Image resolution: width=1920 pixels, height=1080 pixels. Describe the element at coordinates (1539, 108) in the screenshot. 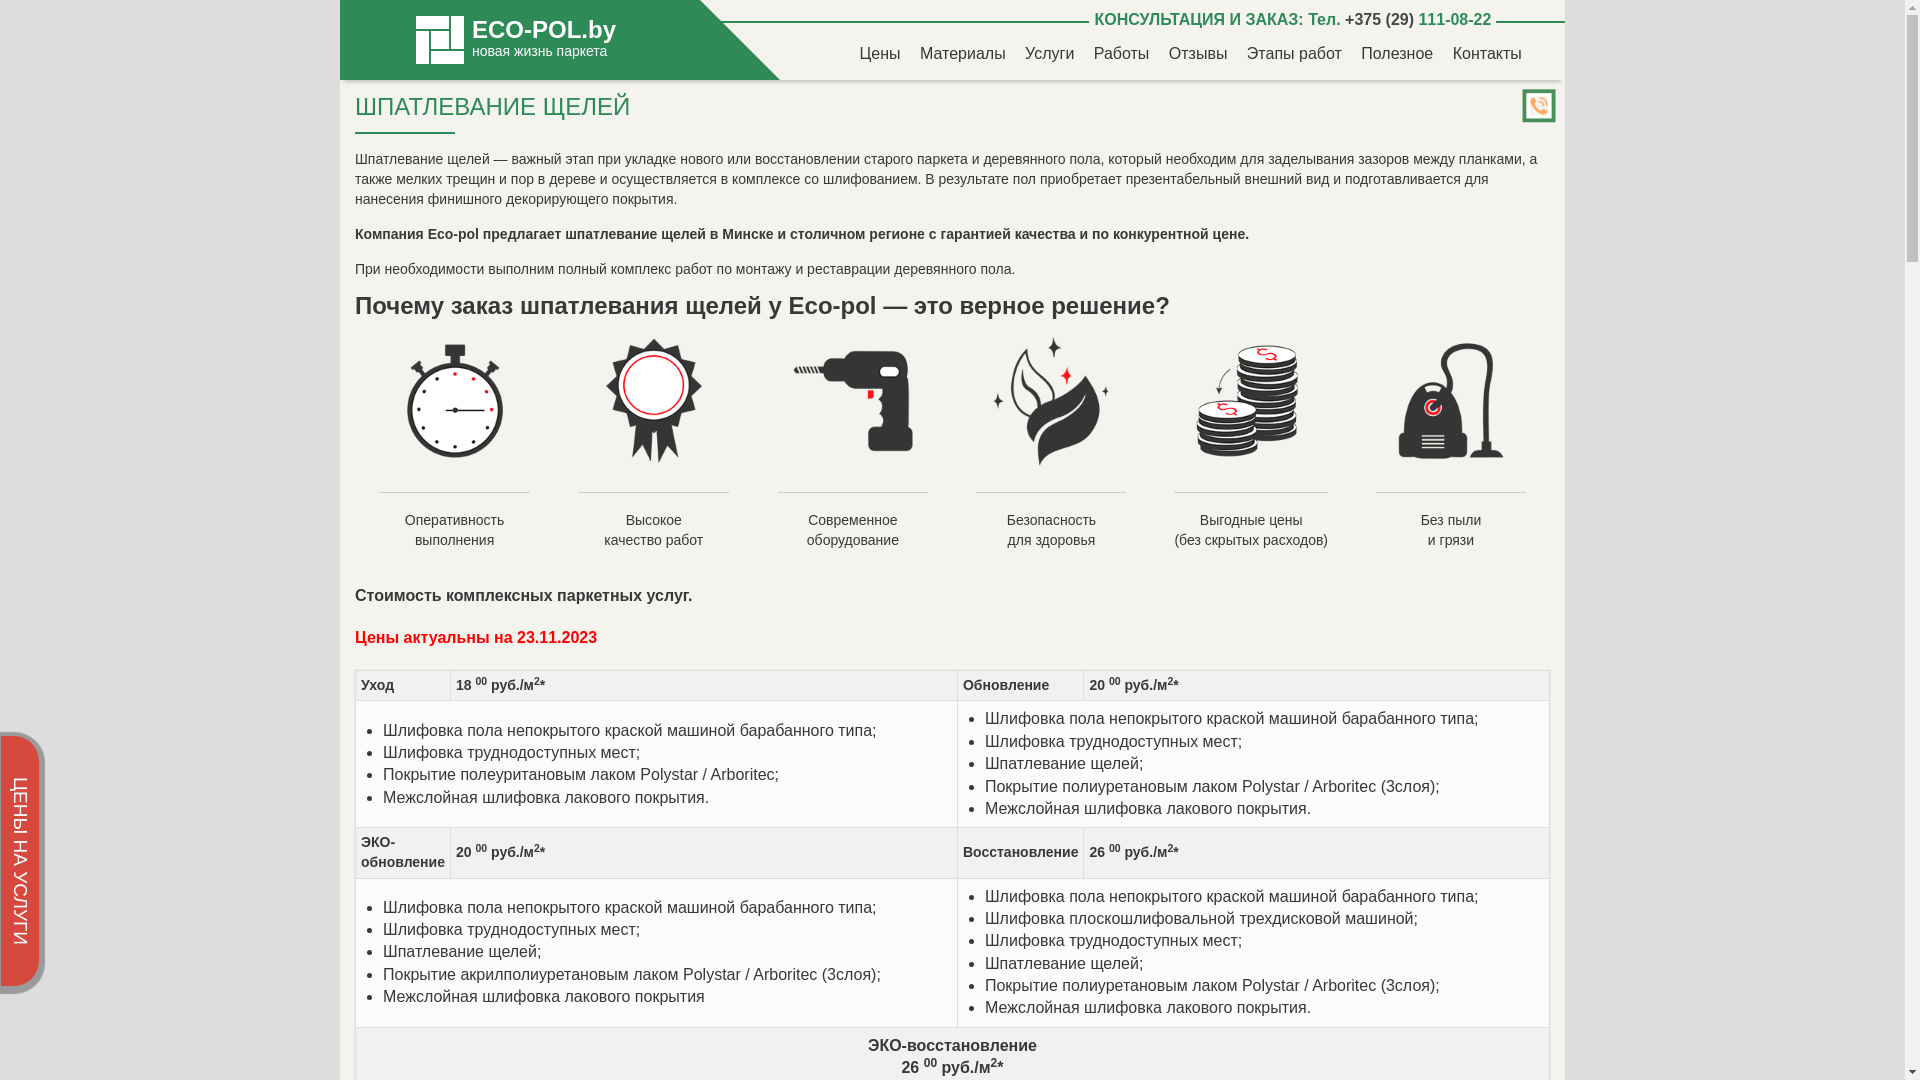

I see `'click'` at that location.